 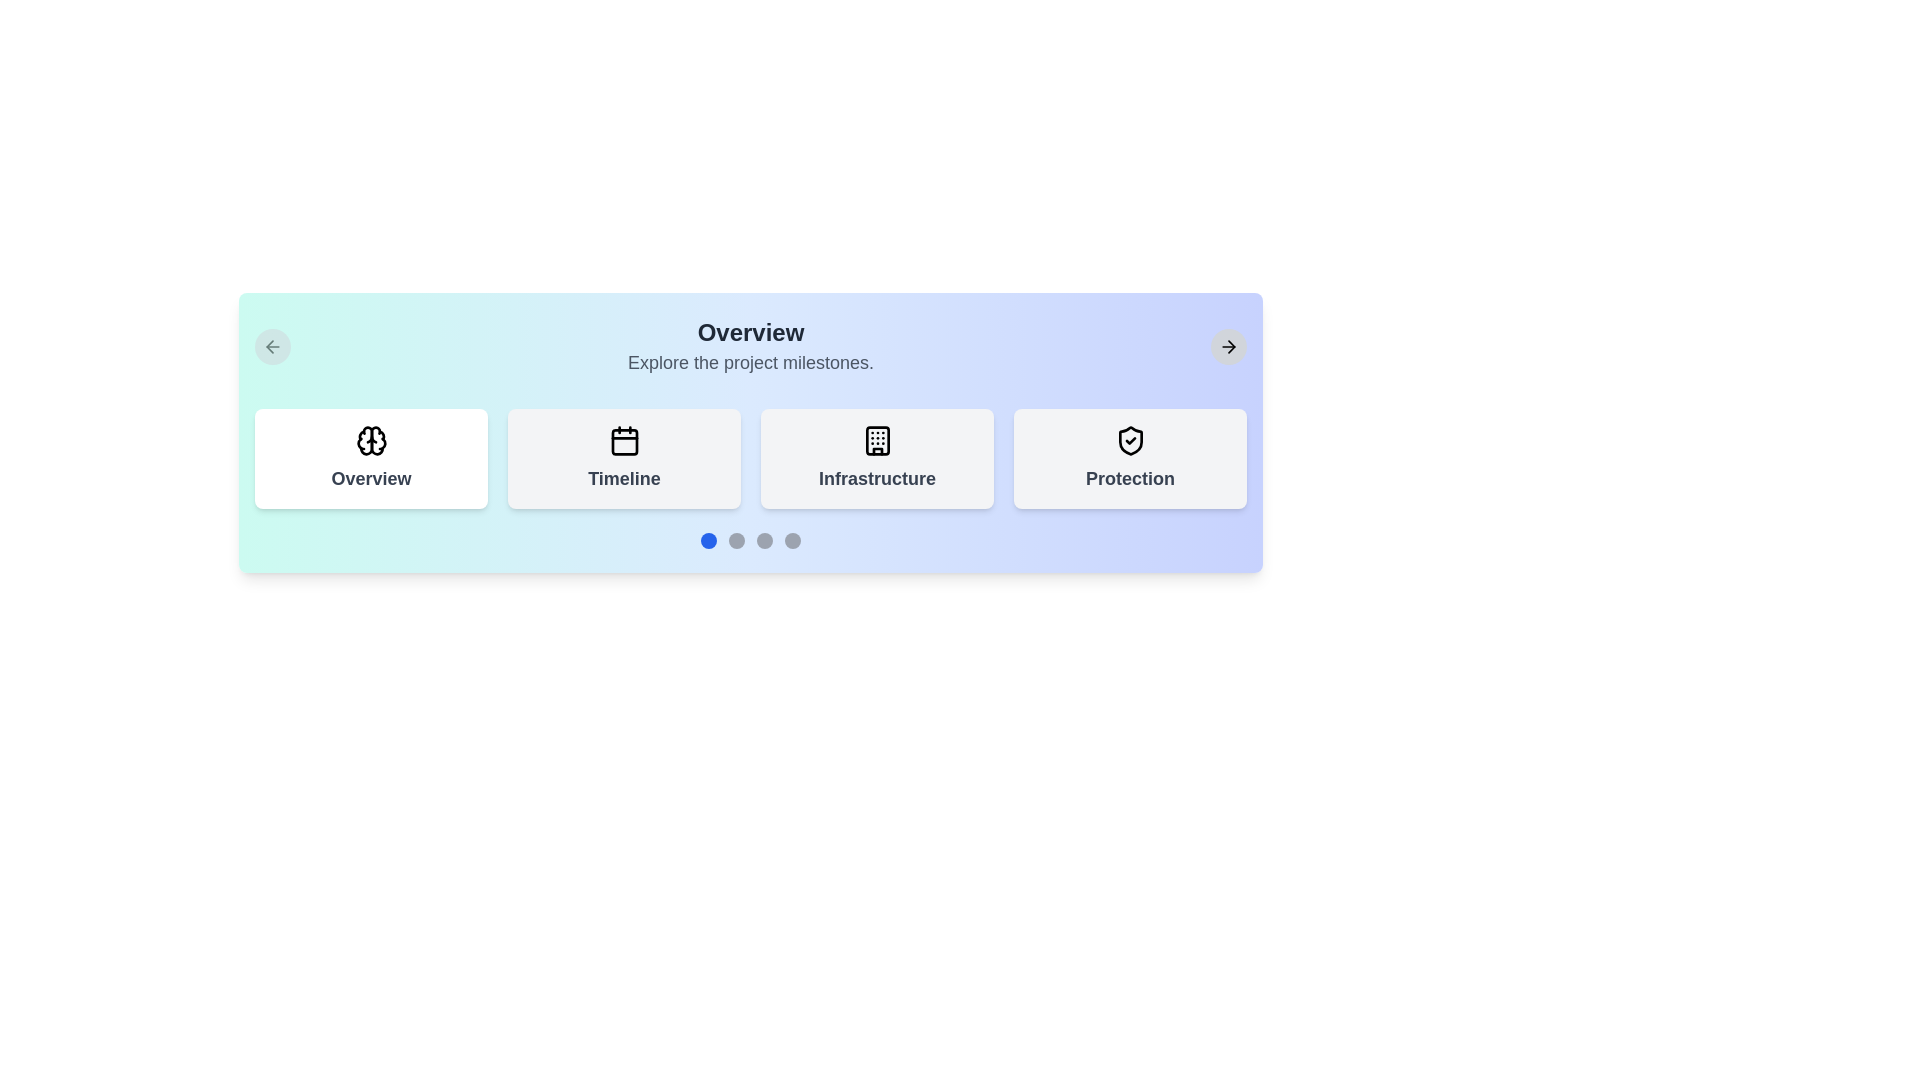 What do you see at coordinates (877, 439) in the screenshot?
I see `the icon representing a building, which features a grid-like window pattern and a rectangular outline, located under the 'Infrastructure' heading in the third card of a four-card interface` at bounding box center [877, 439].